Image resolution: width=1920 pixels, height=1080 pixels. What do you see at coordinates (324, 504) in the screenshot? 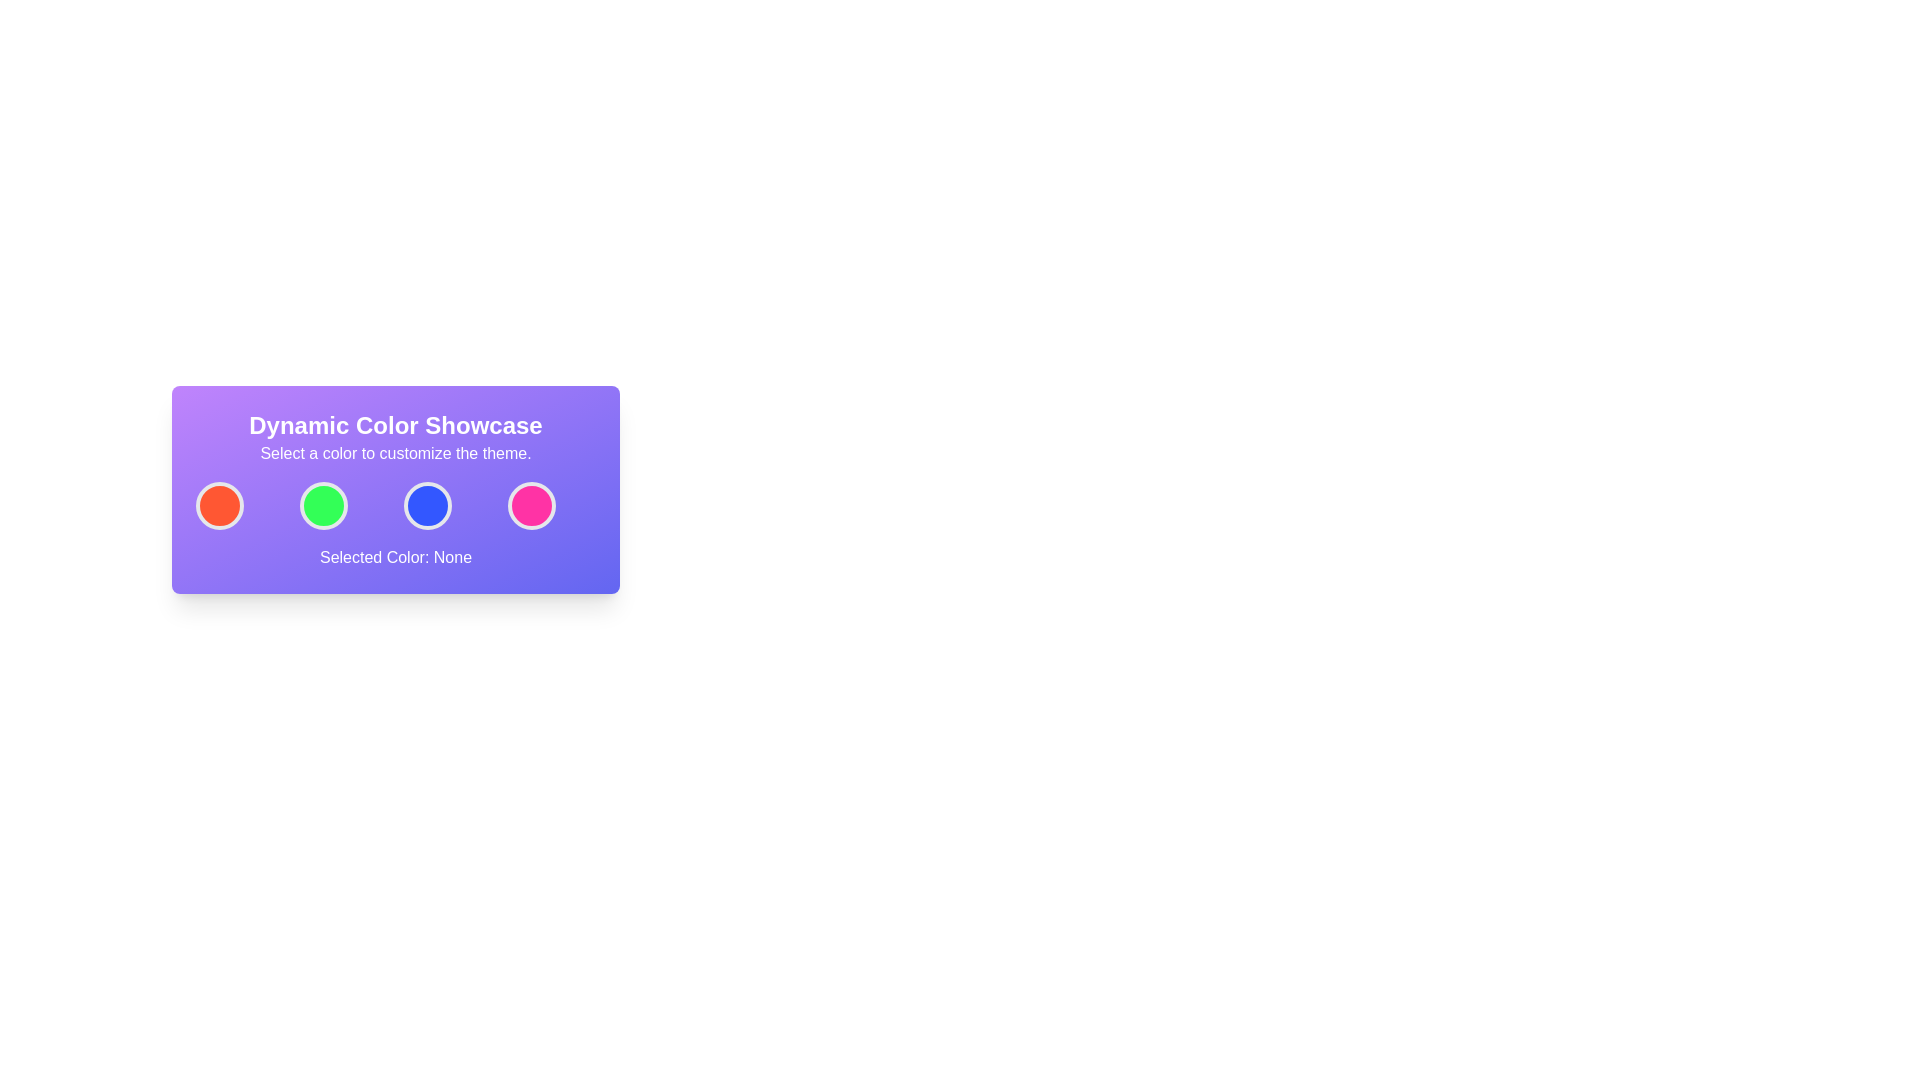
I see `the second button in the row of four buttons located below the title 'Dynamic Color Showcase'` at bounding box center [324, 504].